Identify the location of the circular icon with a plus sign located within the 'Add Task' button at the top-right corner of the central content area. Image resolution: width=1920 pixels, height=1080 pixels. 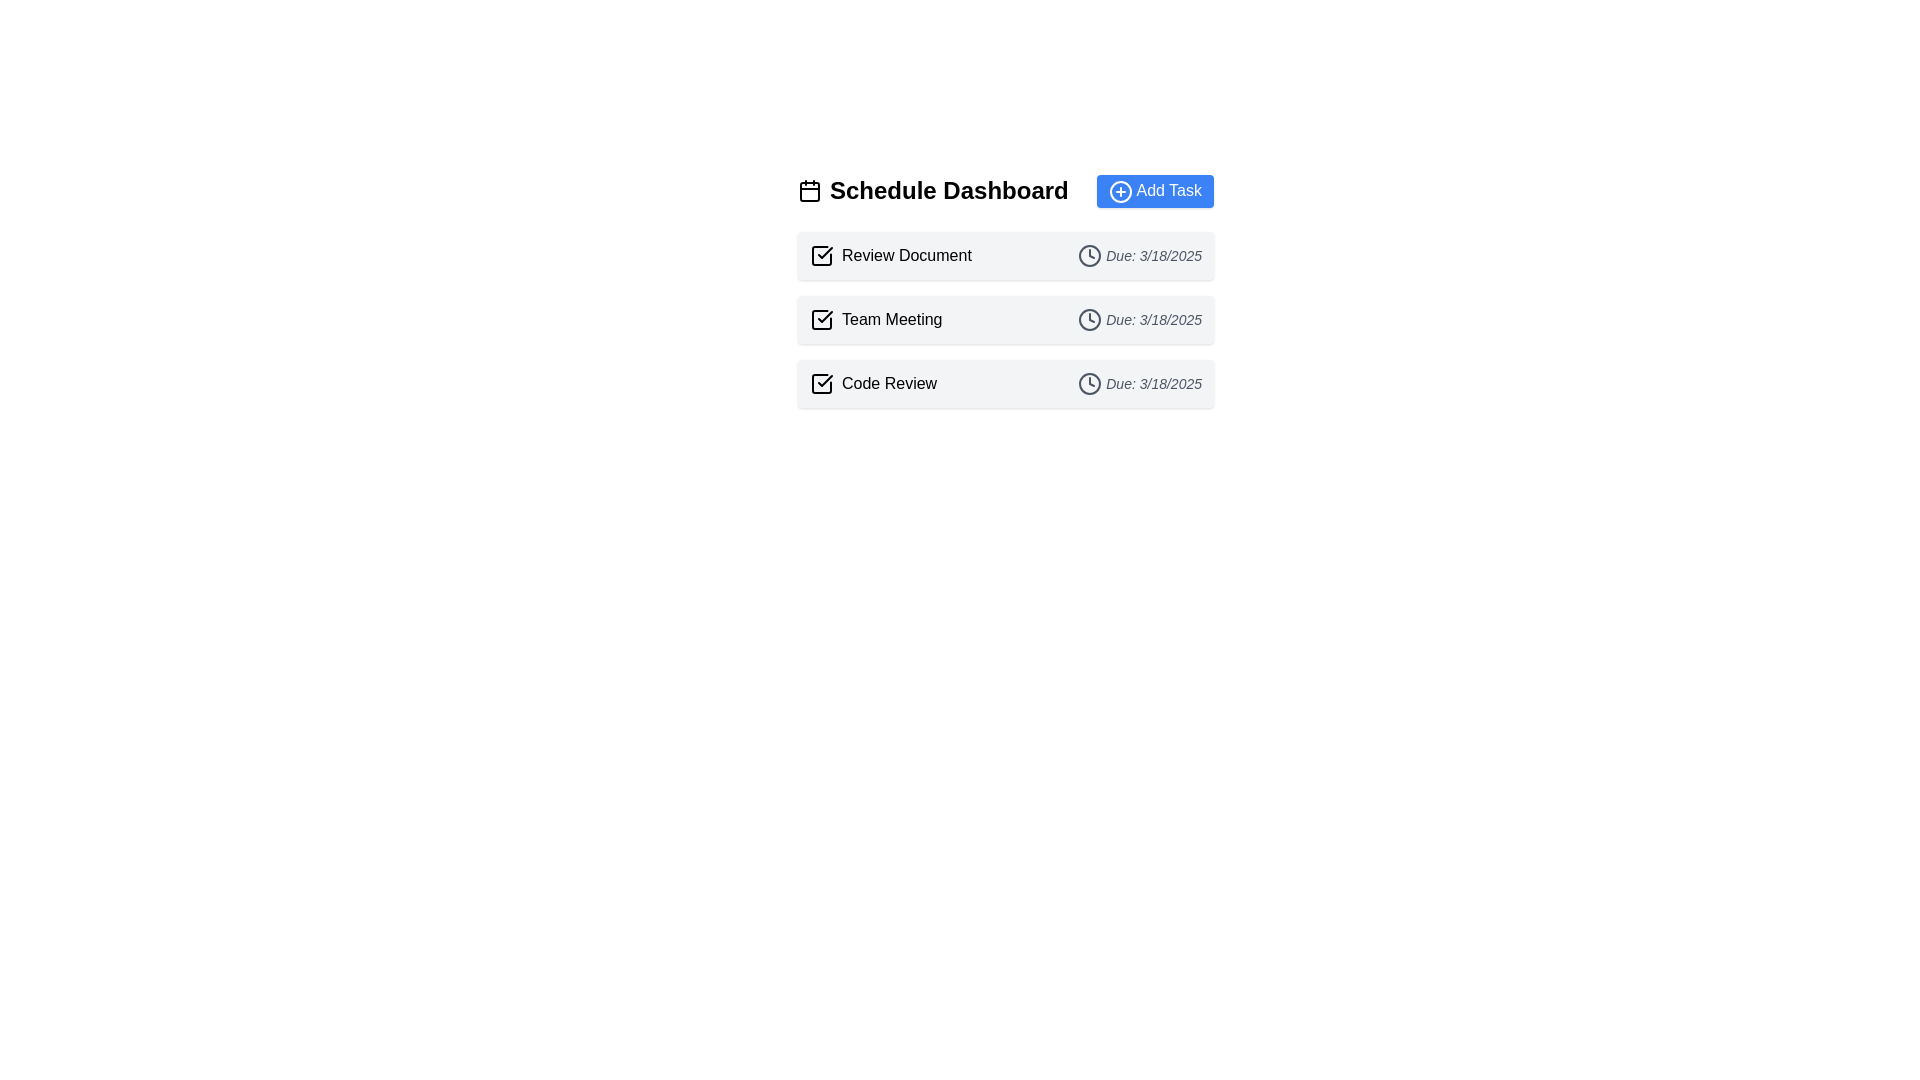
(1120, 191).